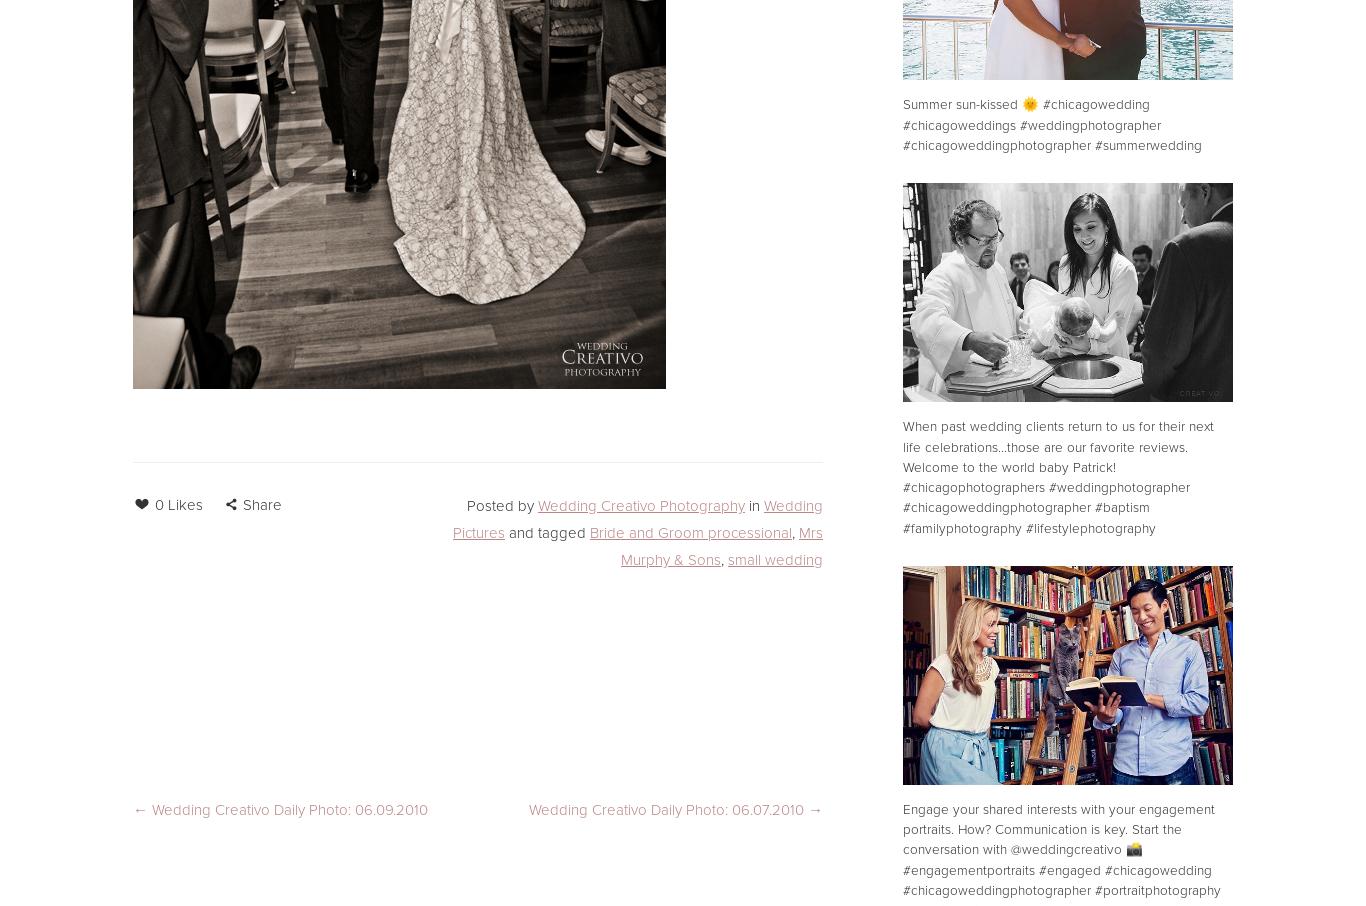 This screenshot has width=1366, height=906. Describe the element at coordinates (290, 809) in the screenshot. I see `'Wedding Creativo Daily Photo: 06.09.2010'` at that location.